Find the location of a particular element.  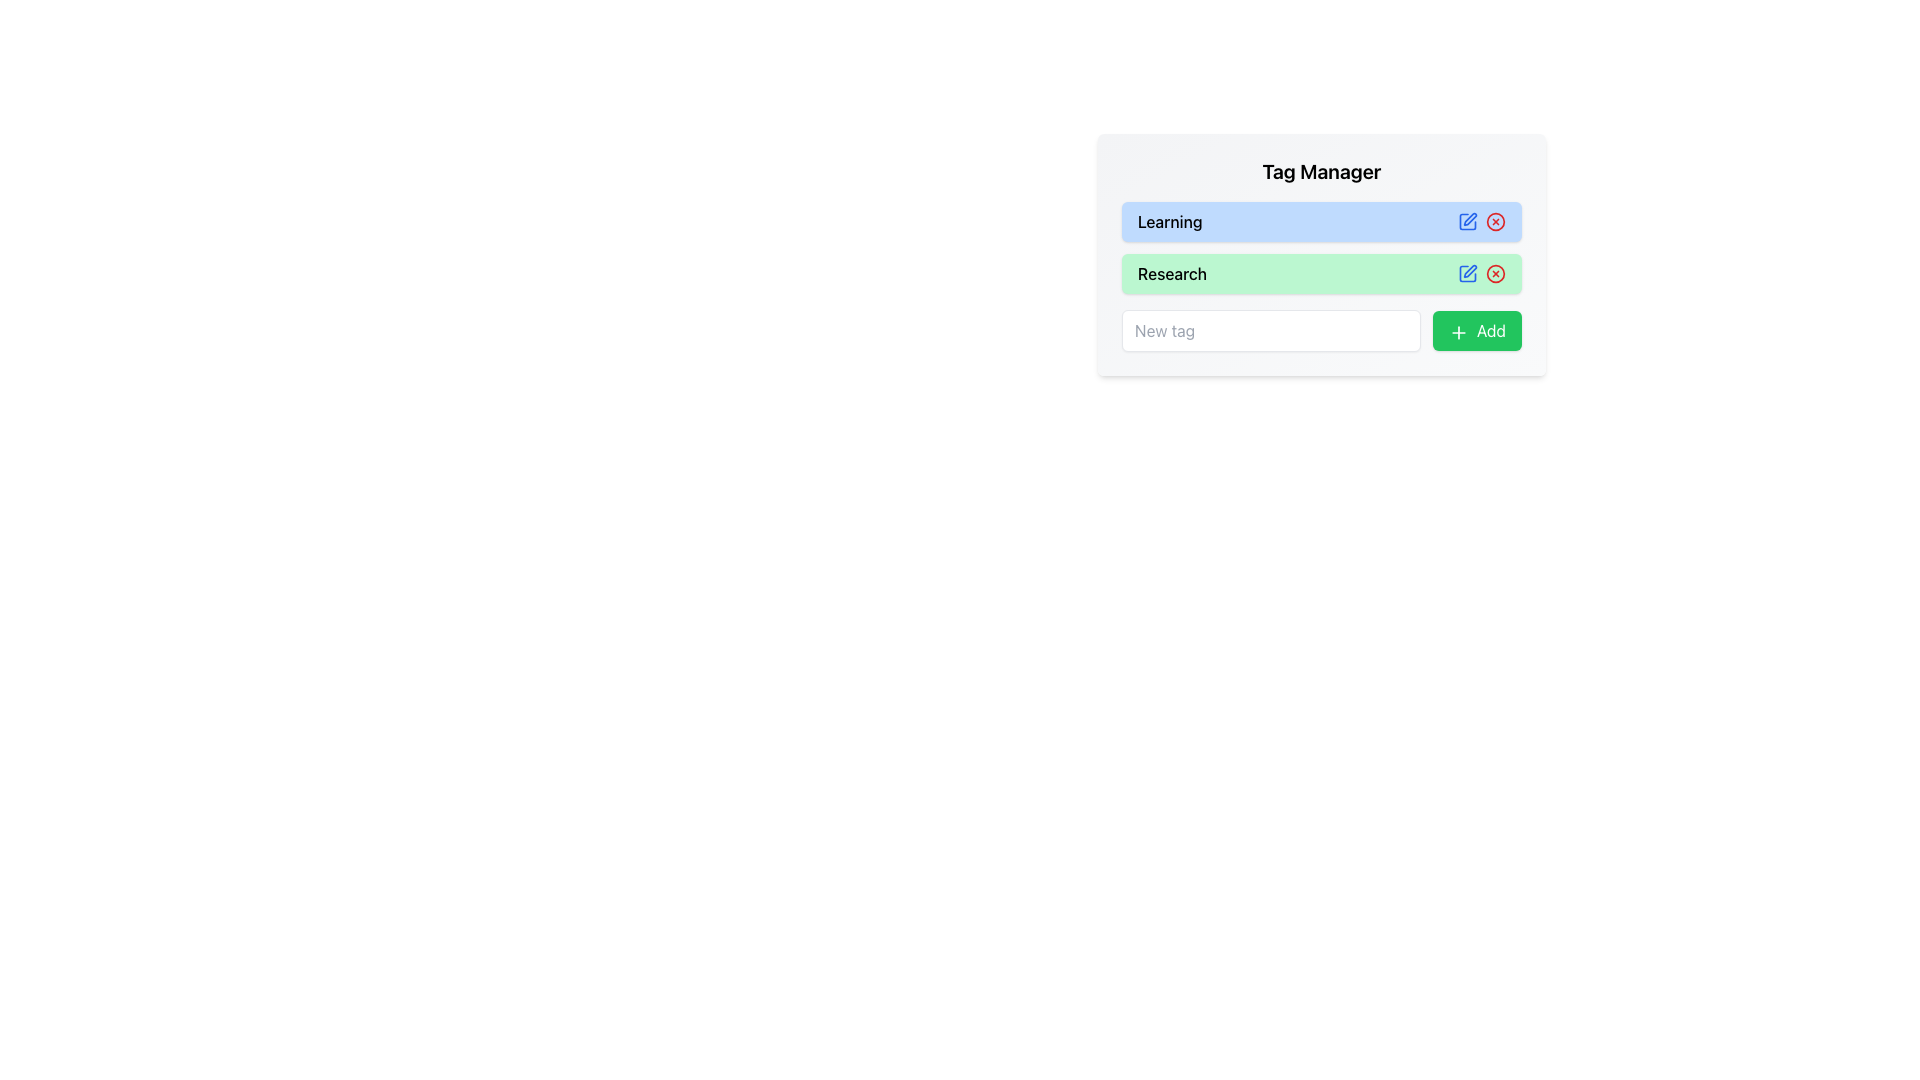

the small blue pen icon button representing the edit action, located within the green 'Research' section, to change its color is located at coordinates (1468, 273).